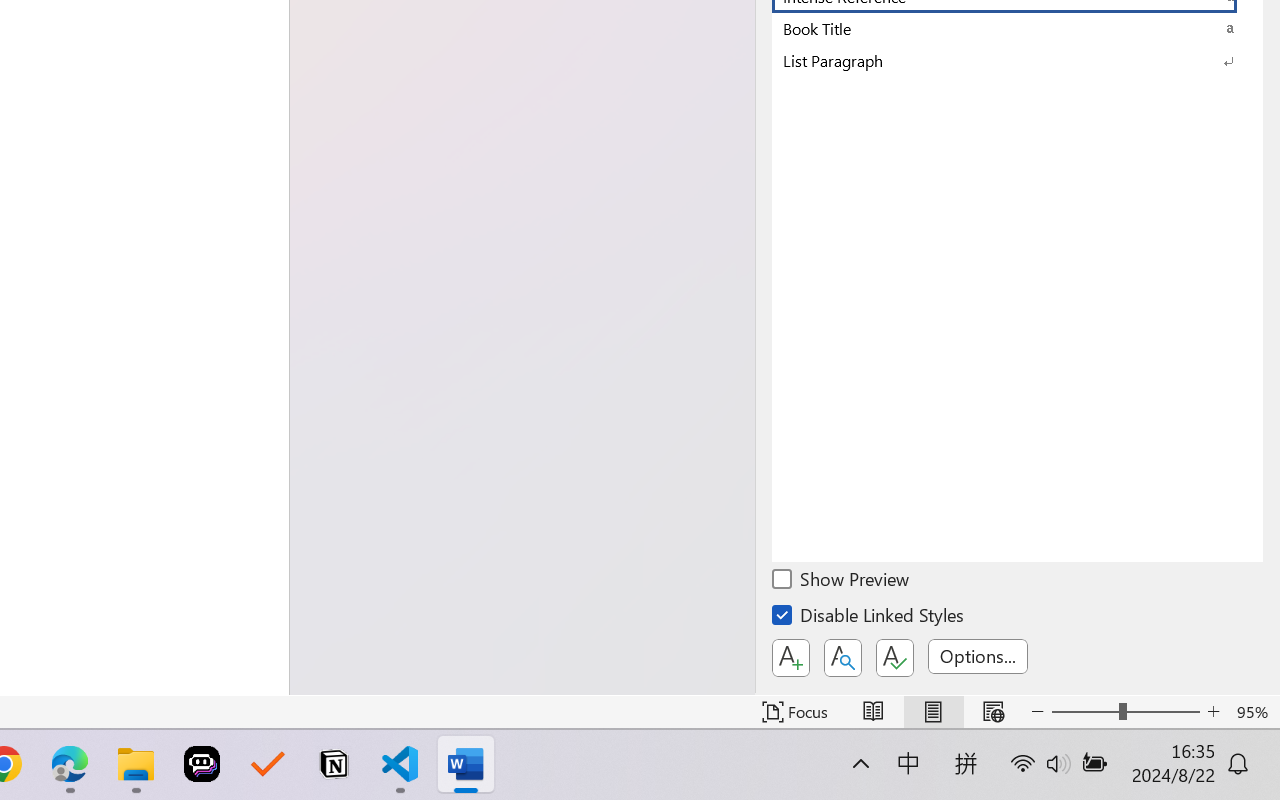 The image size is (1280, 800). Describe the element at coordinates (1252, 711) in the screenshot. I see `'Zoom 95%'` at that location.